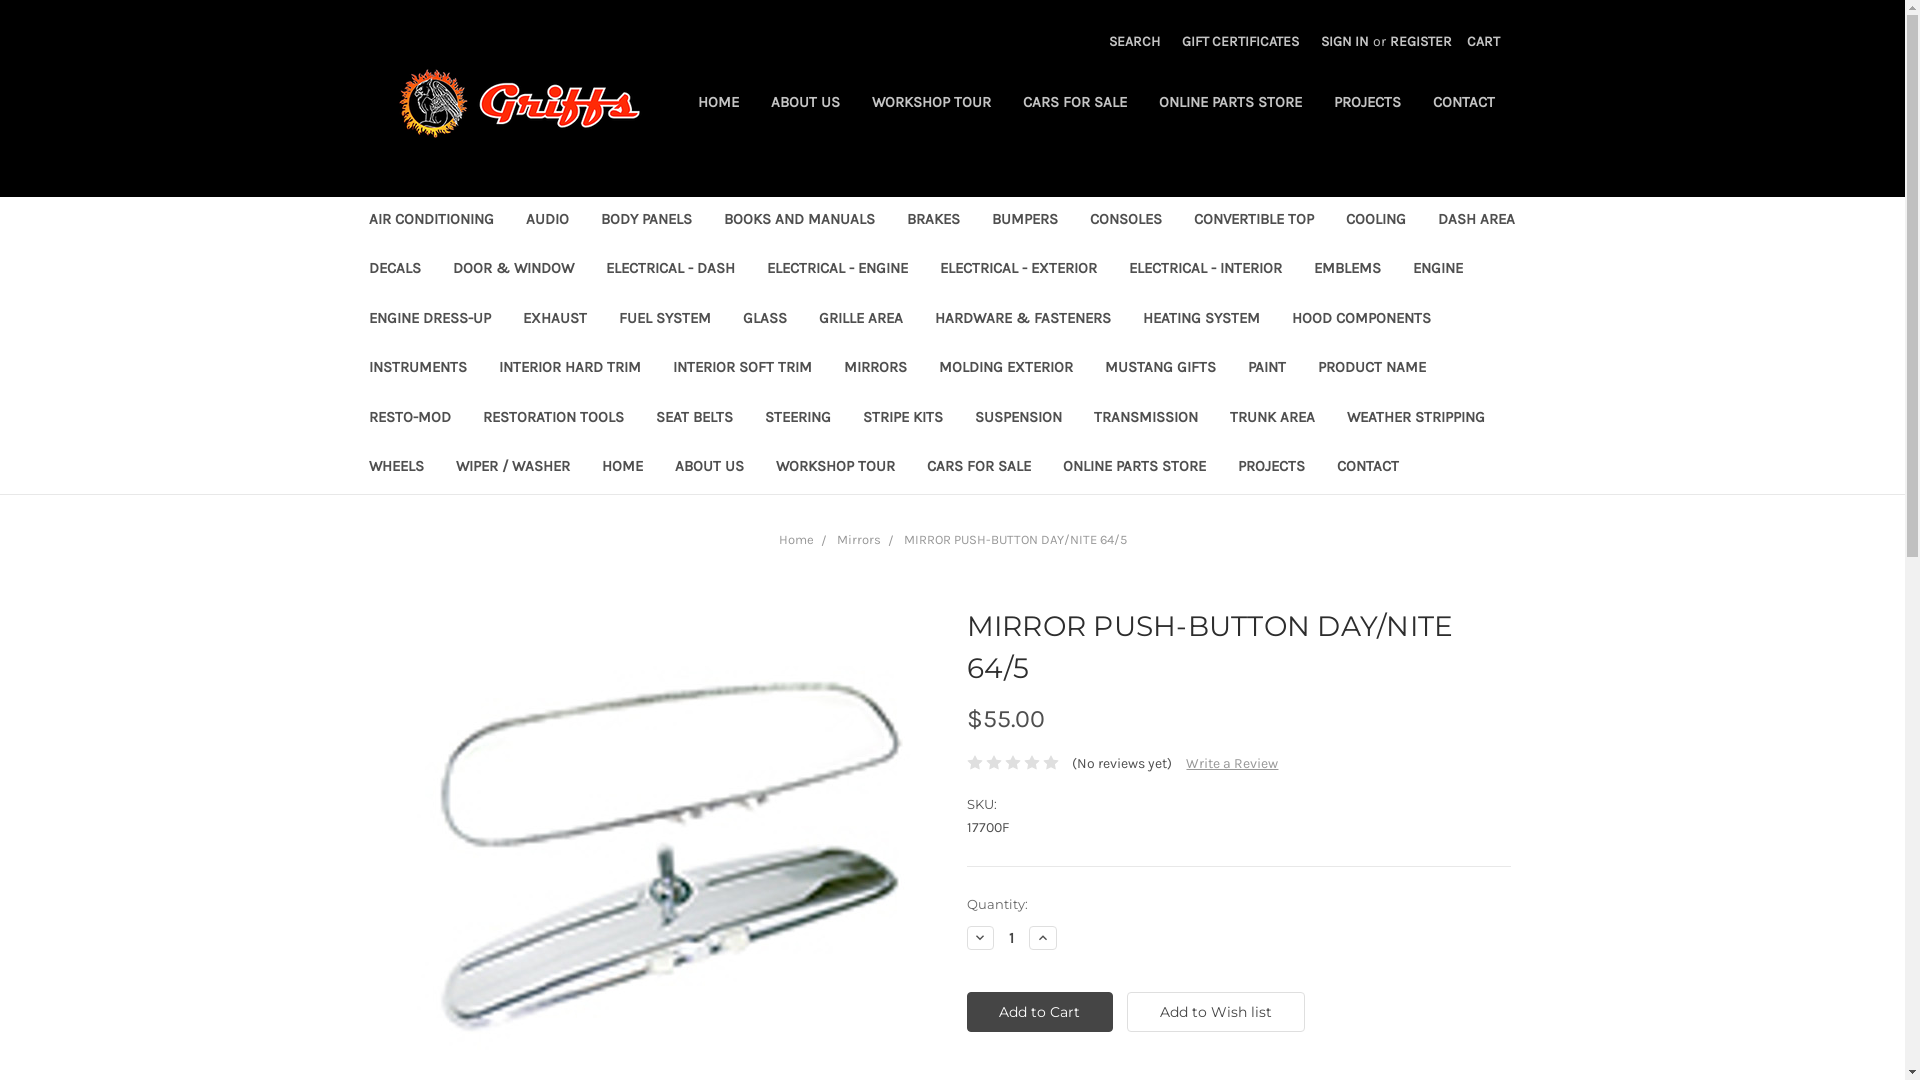 The image size is (1920, 1080). Describe the element at coordinates (1414, 418) in the screenshot. I see `'WEATHER STRIPPING'` at that location.